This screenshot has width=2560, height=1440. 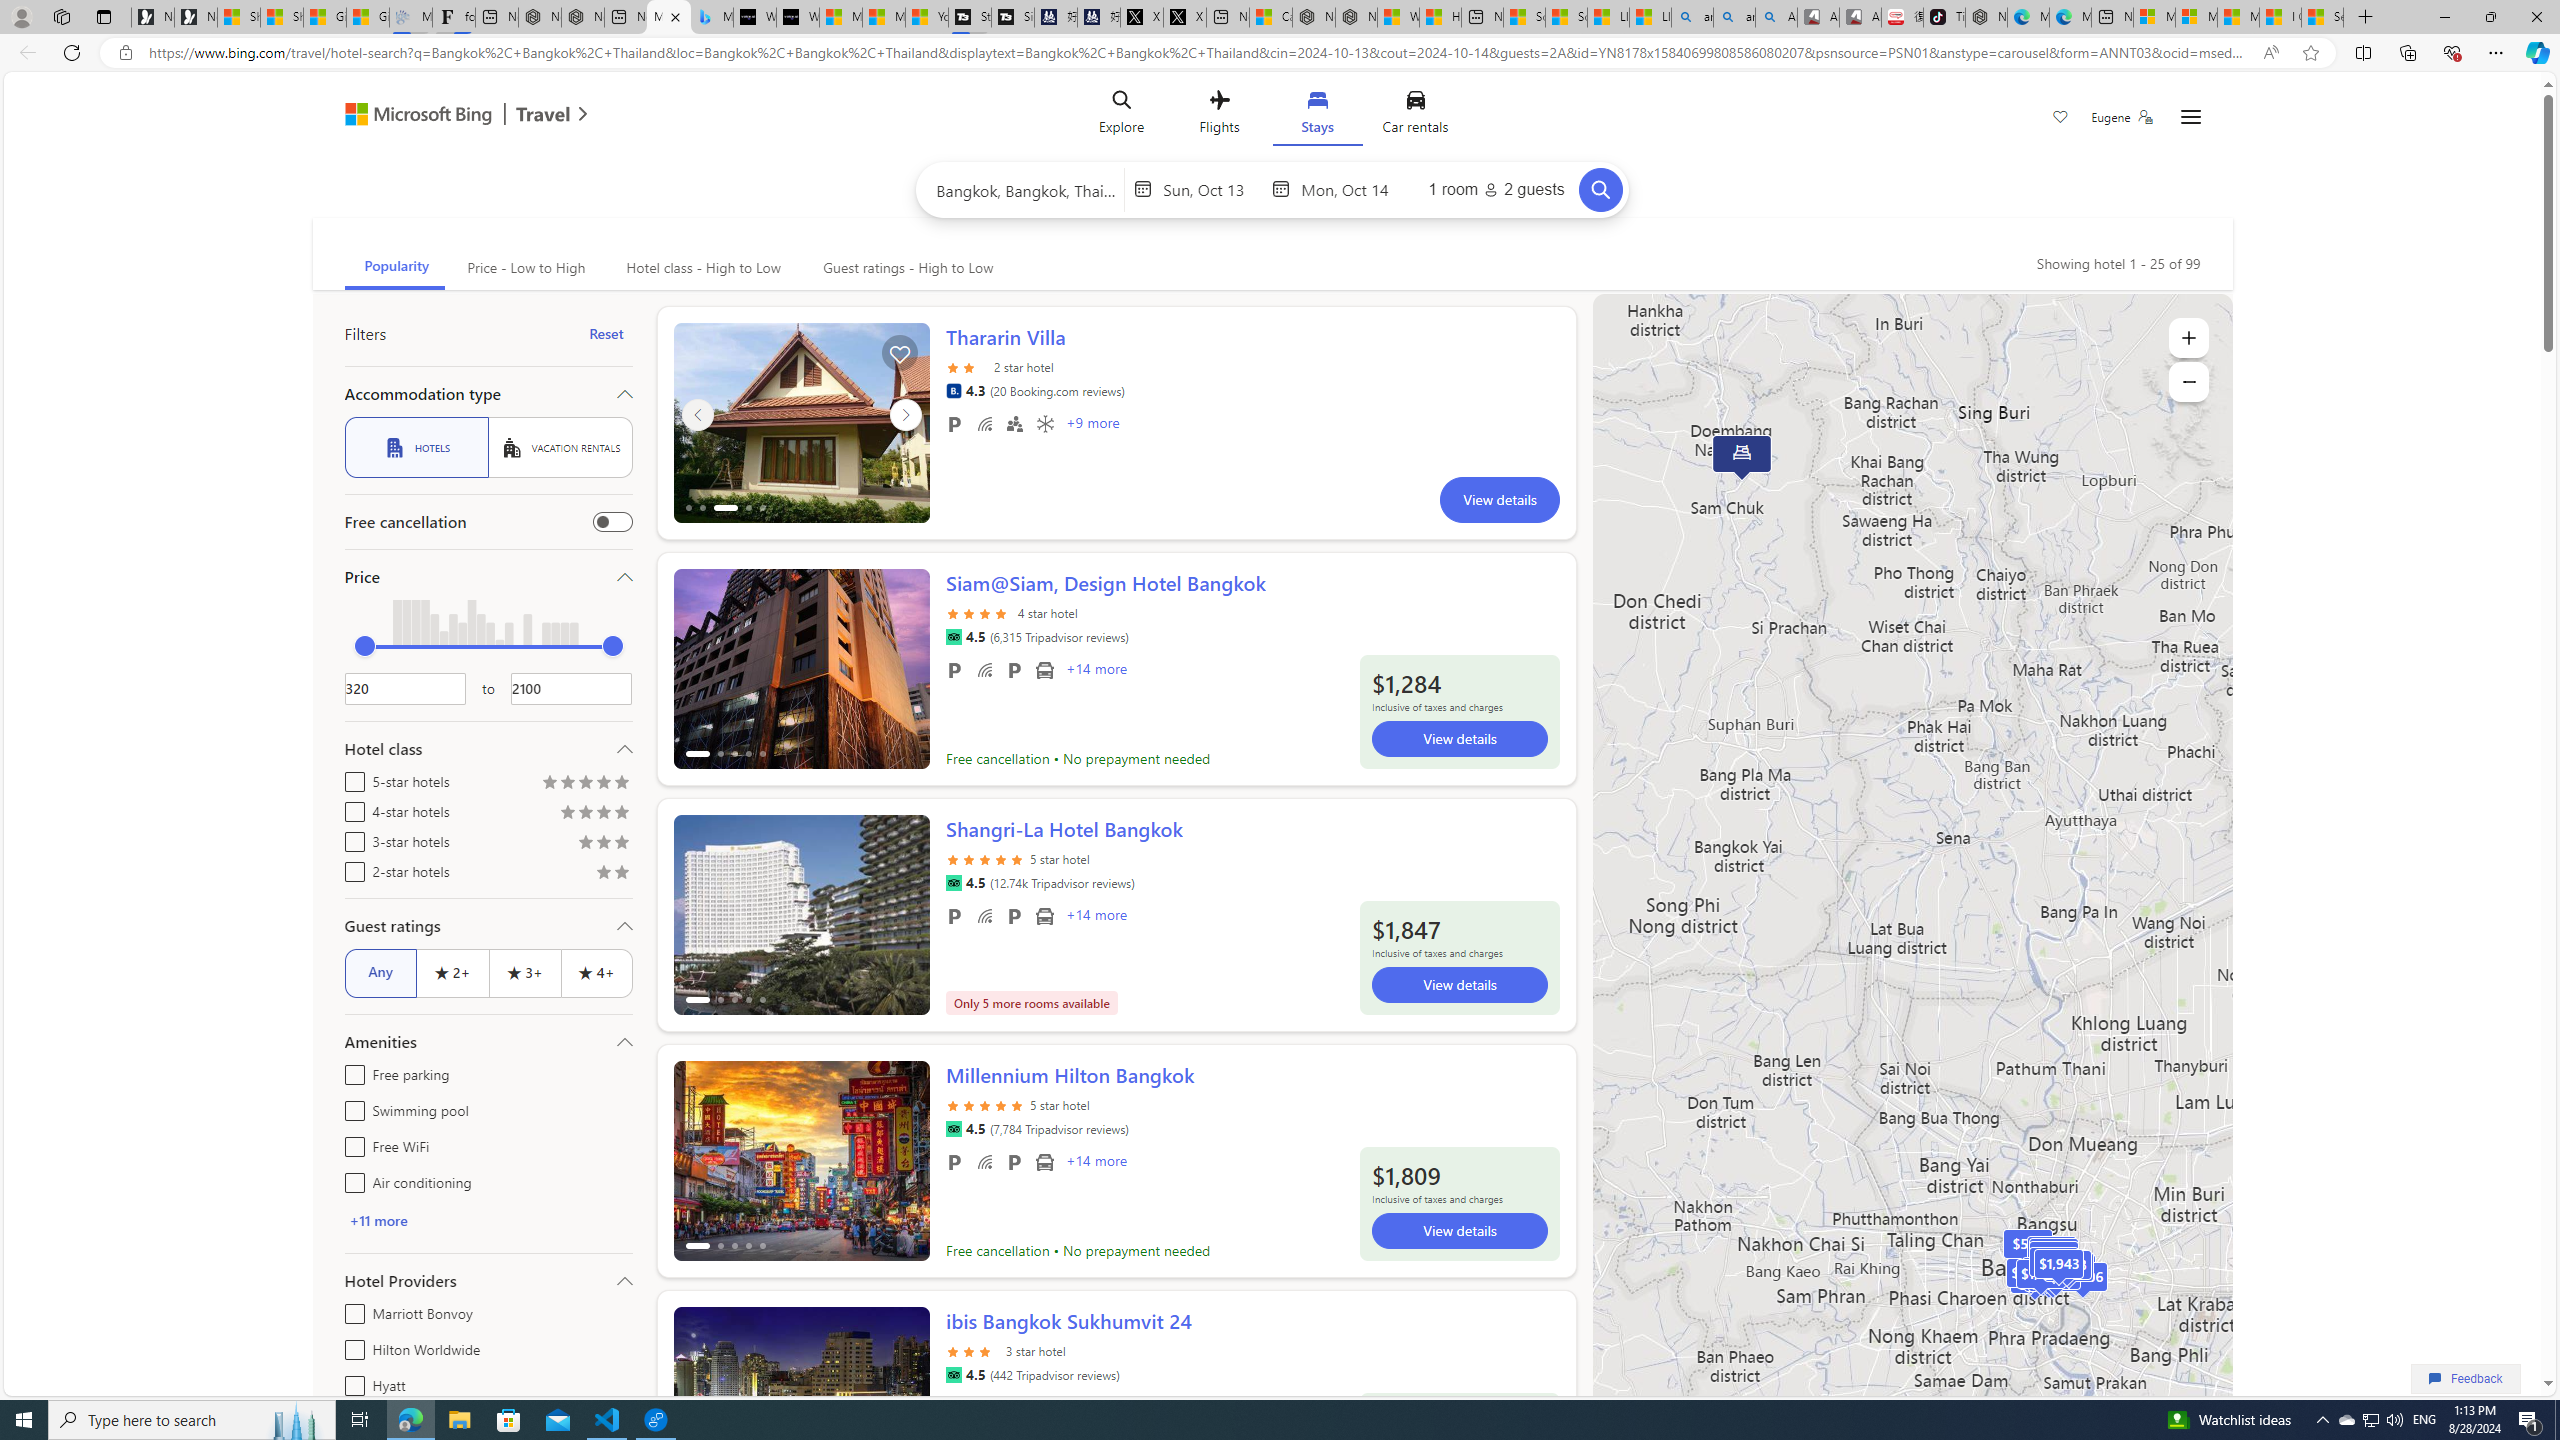 What do you see at coordinates (451, 972) in the screenshot?
I see `'2+'` at bounding box center [451, 972].